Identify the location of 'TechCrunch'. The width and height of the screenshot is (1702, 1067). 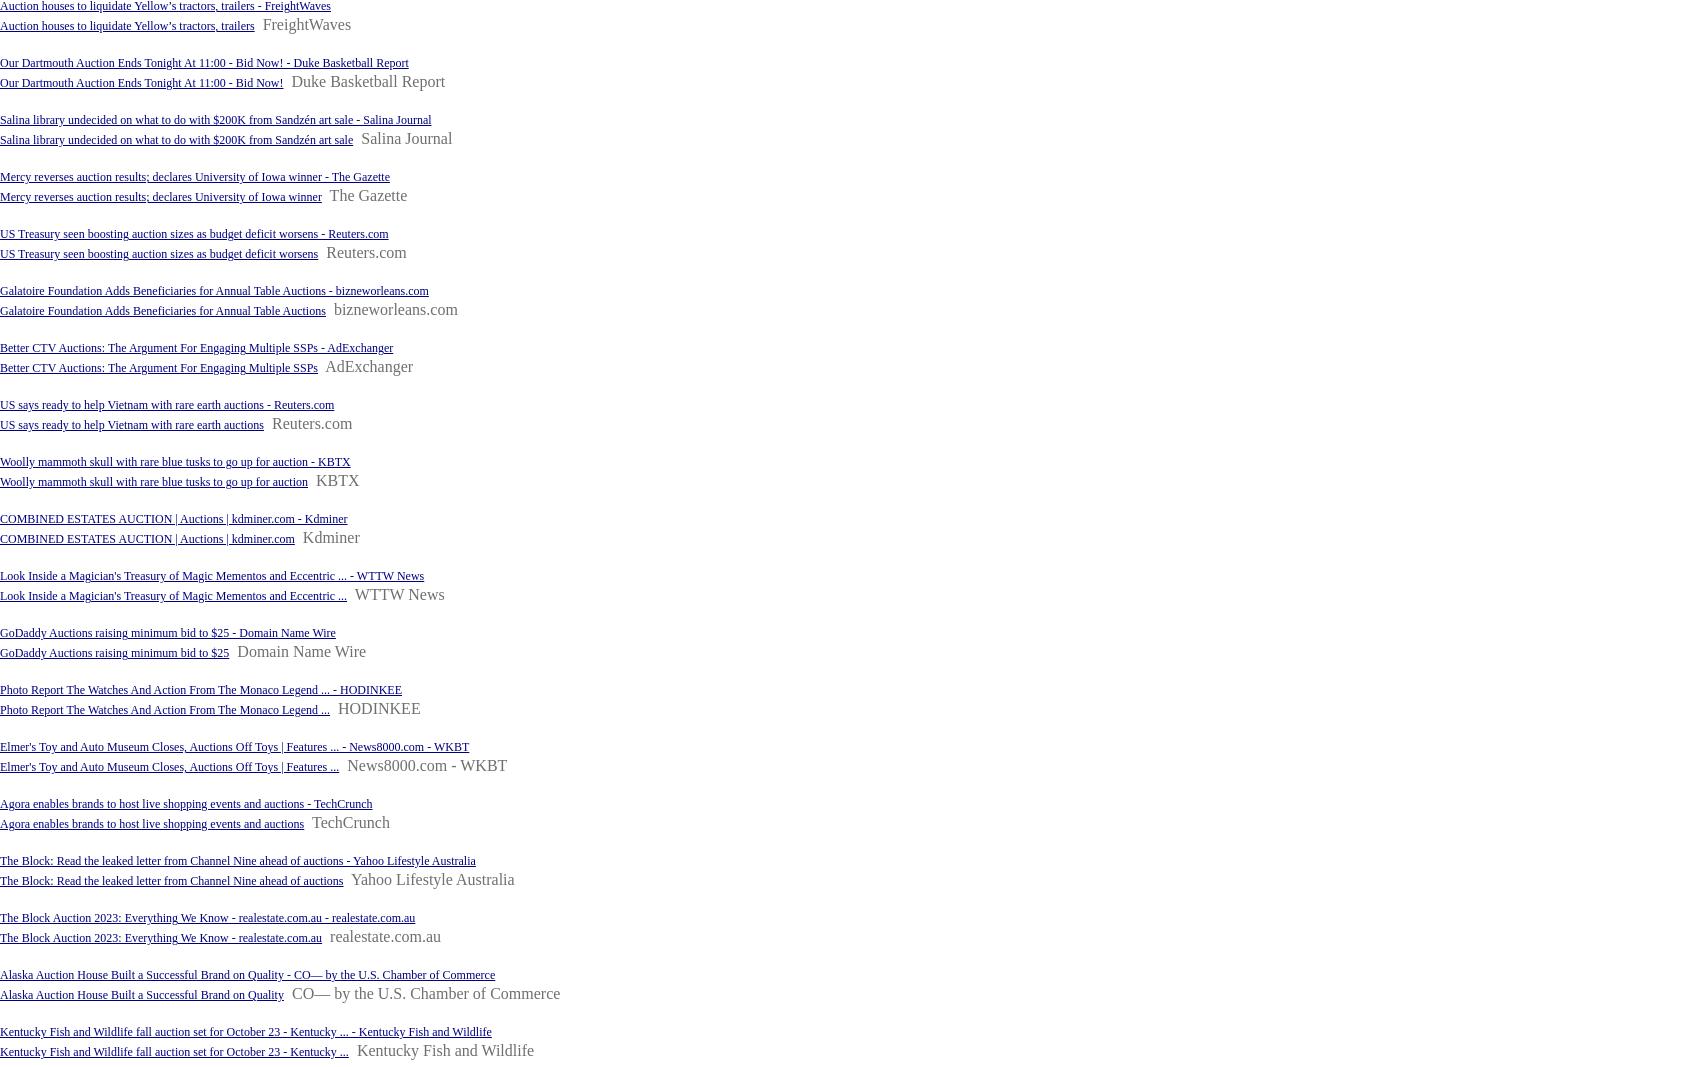
(350, 821).